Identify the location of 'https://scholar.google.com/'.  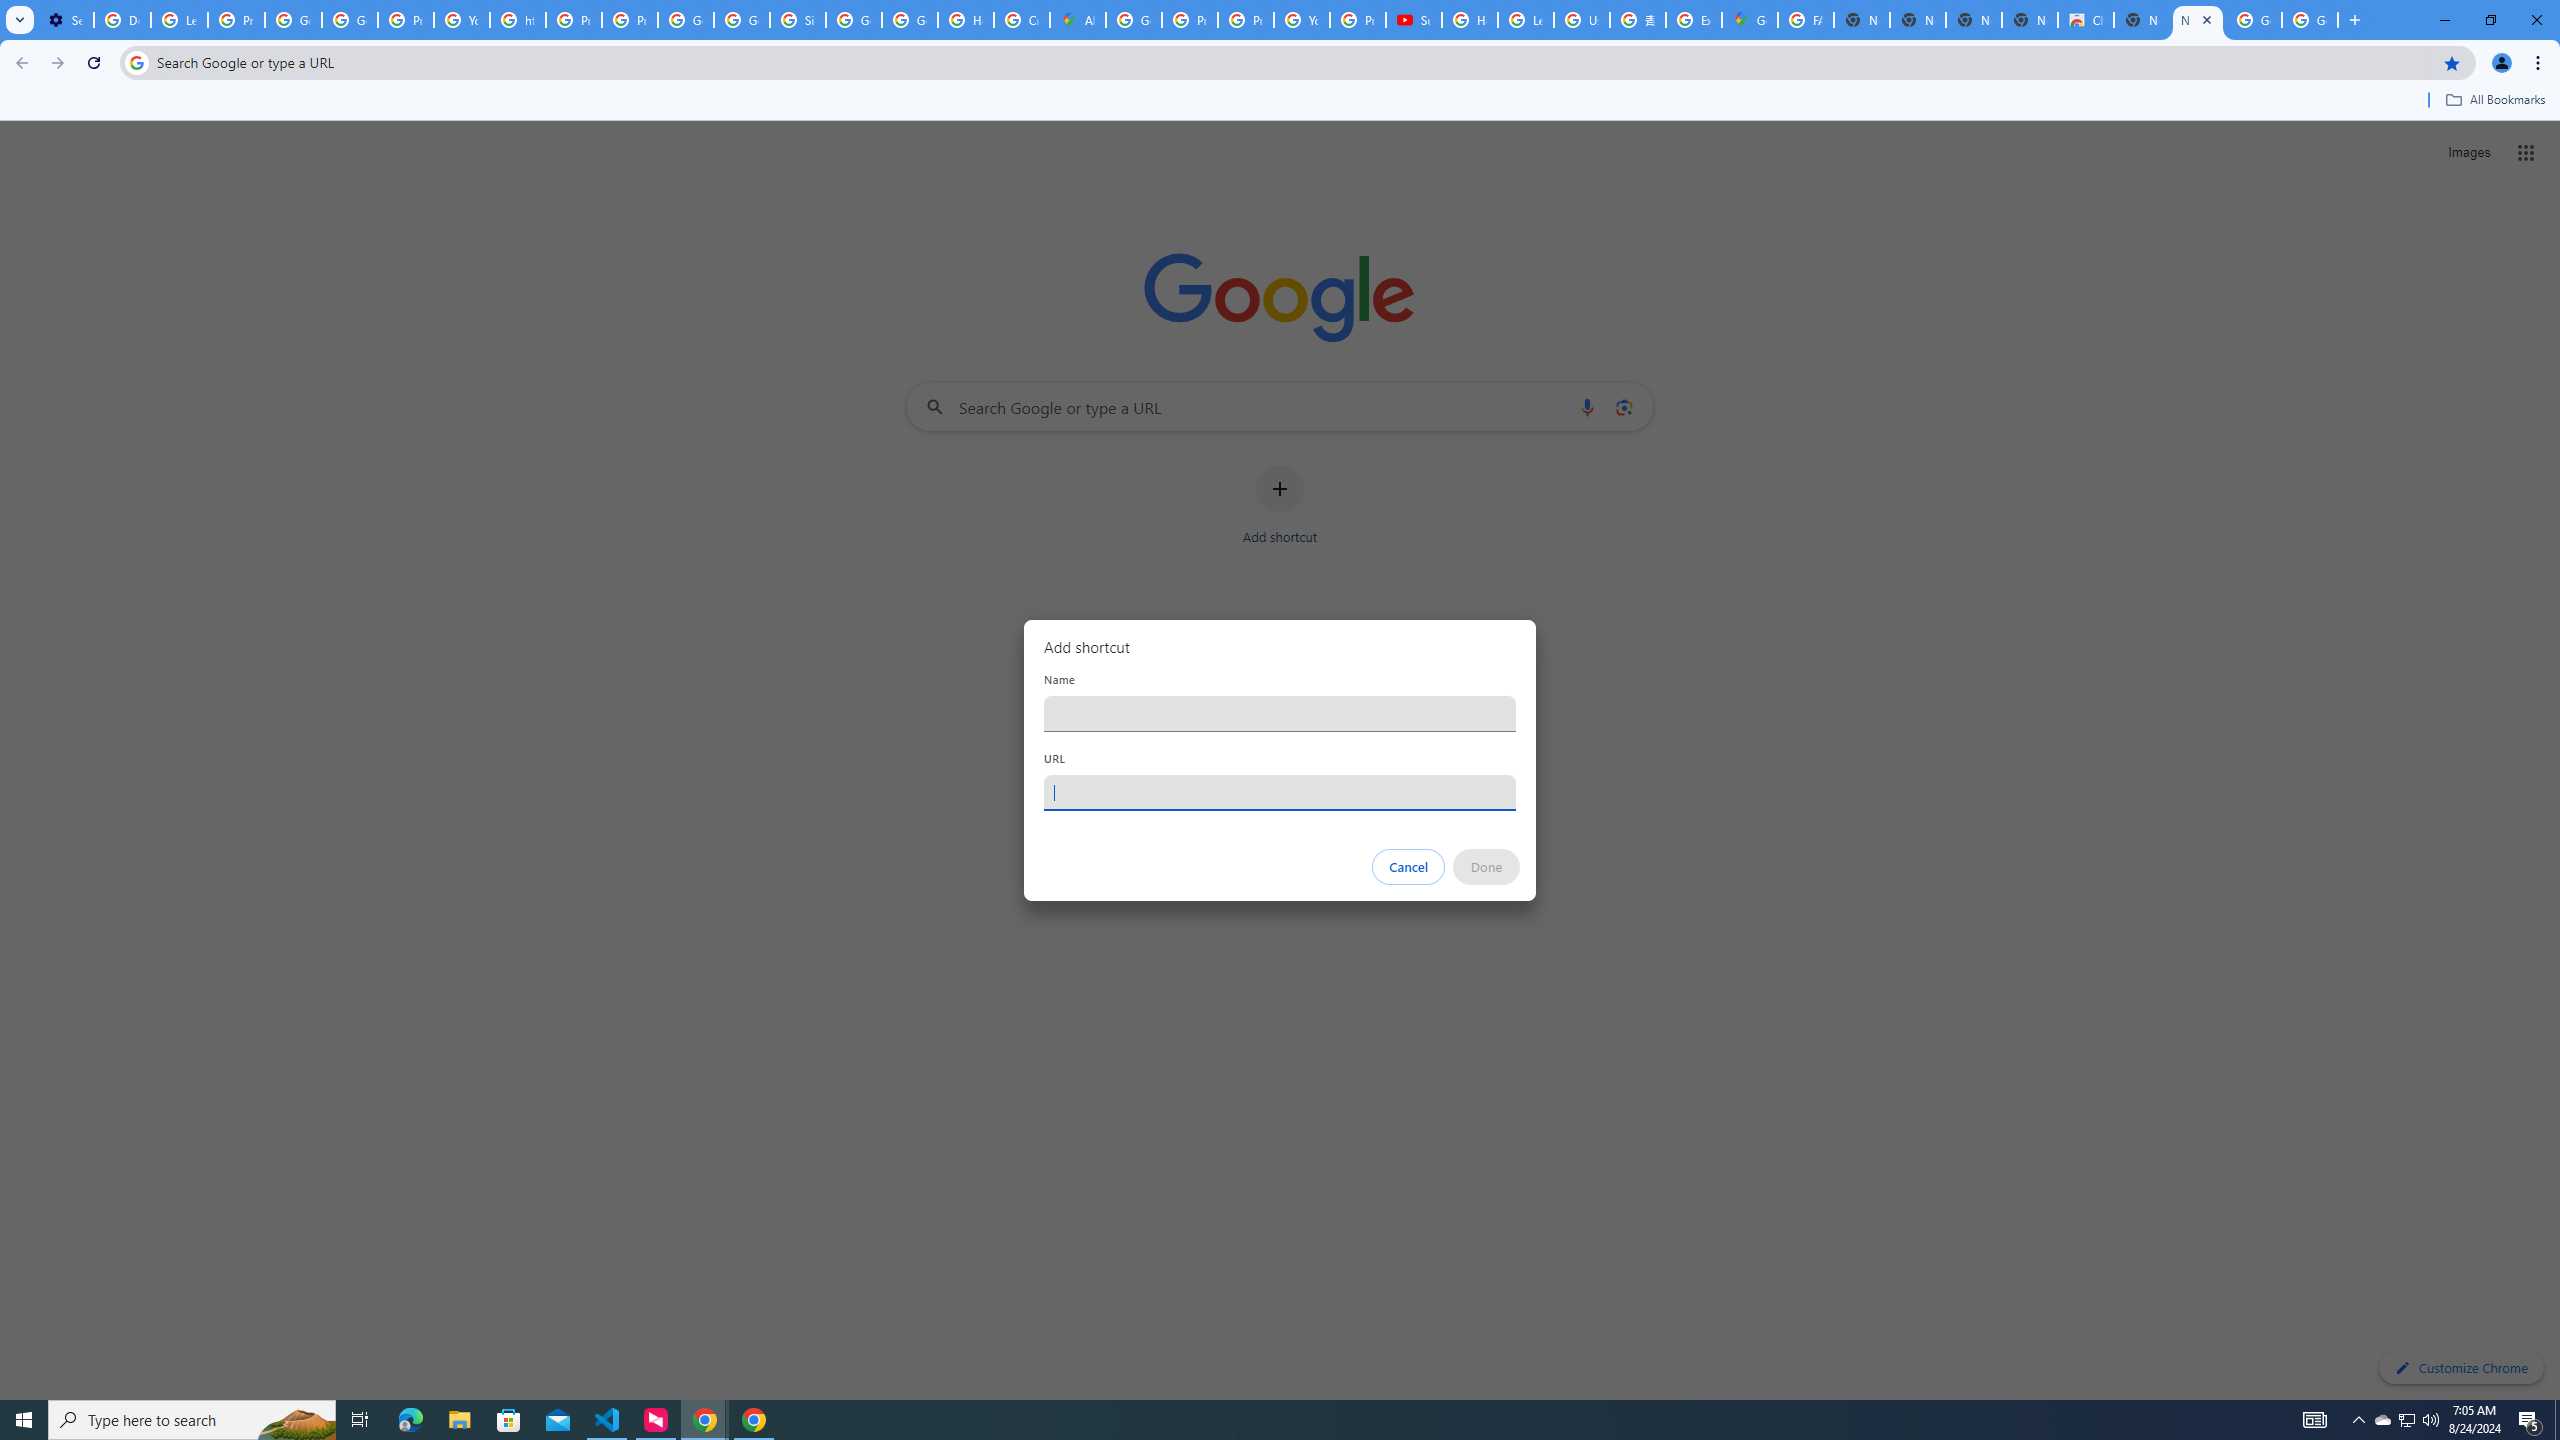
(517, 19).